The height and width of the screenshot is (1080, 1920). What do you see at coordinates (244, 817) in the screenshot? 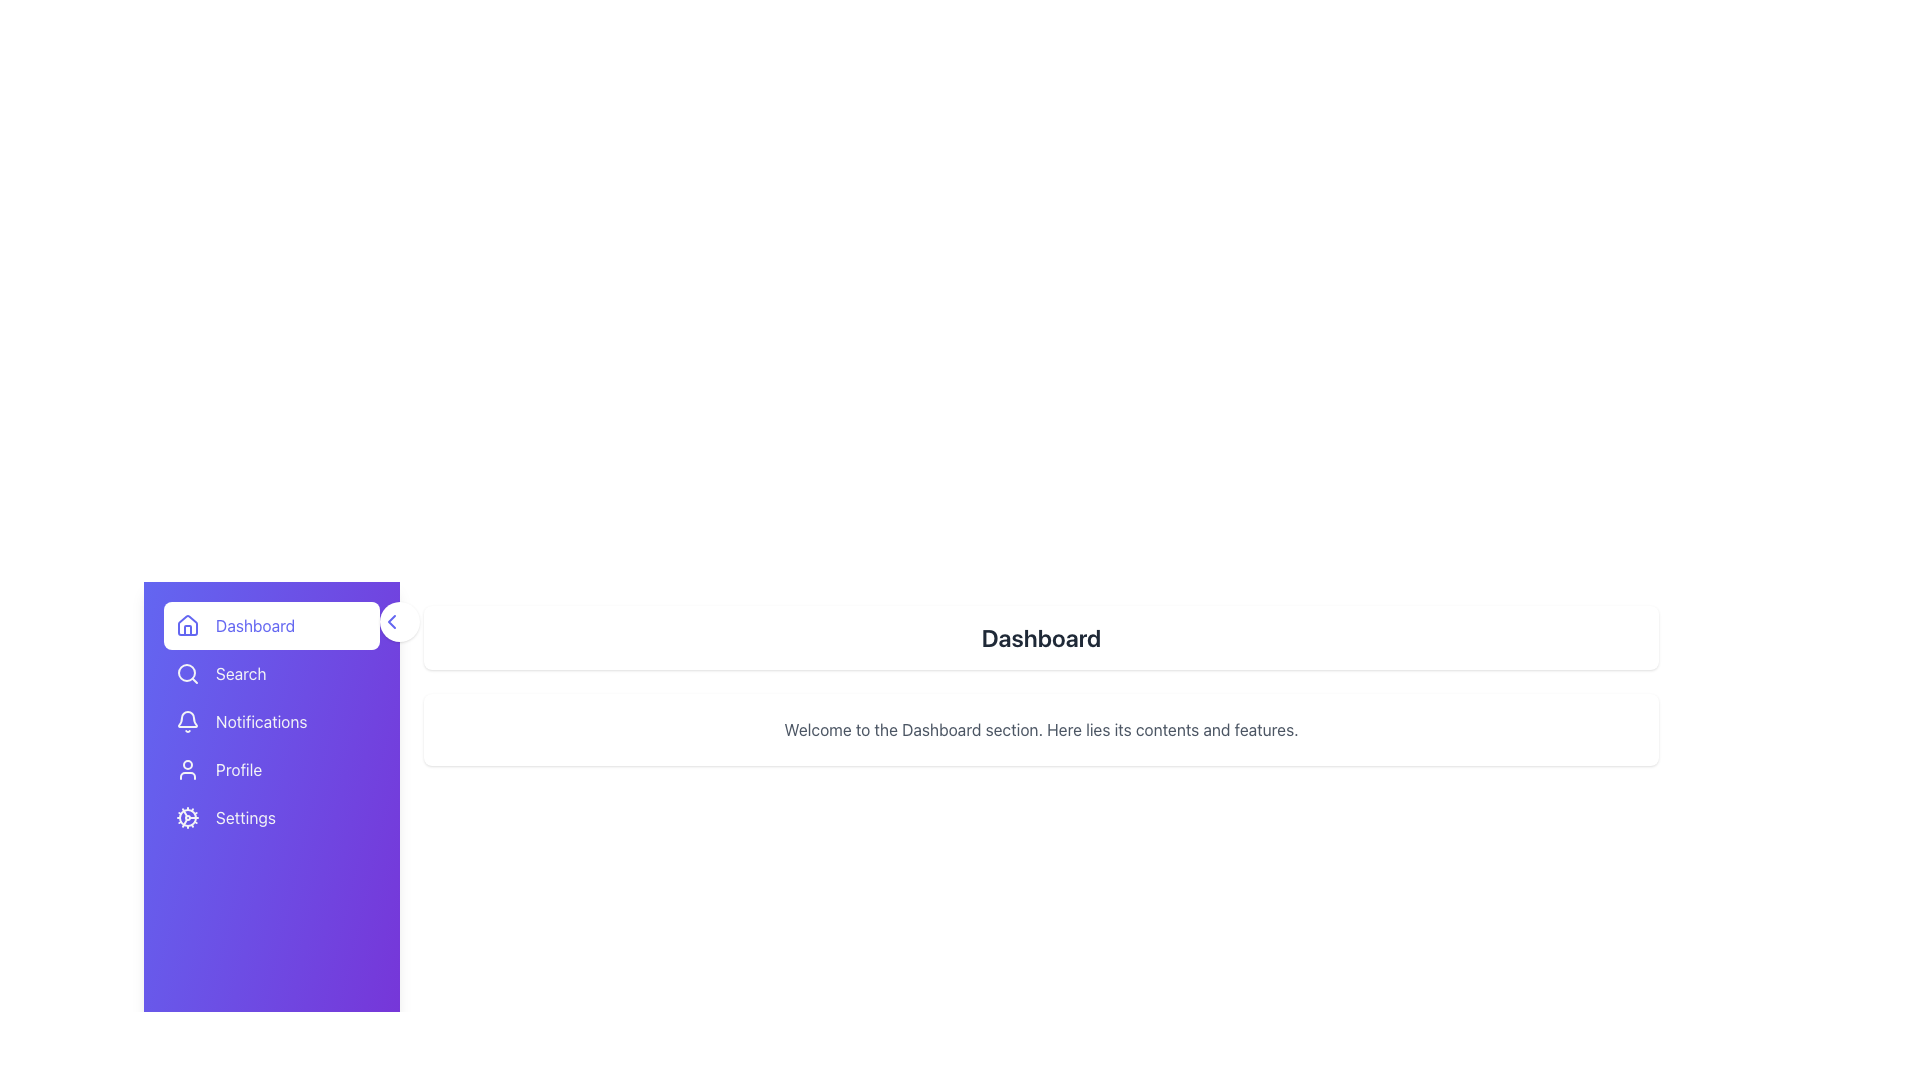
I see `the 'Settings' text label located in the bottom section of the vertical navigation panel on the left side, below the 'Profile' option` at bounding box center [244, 817].